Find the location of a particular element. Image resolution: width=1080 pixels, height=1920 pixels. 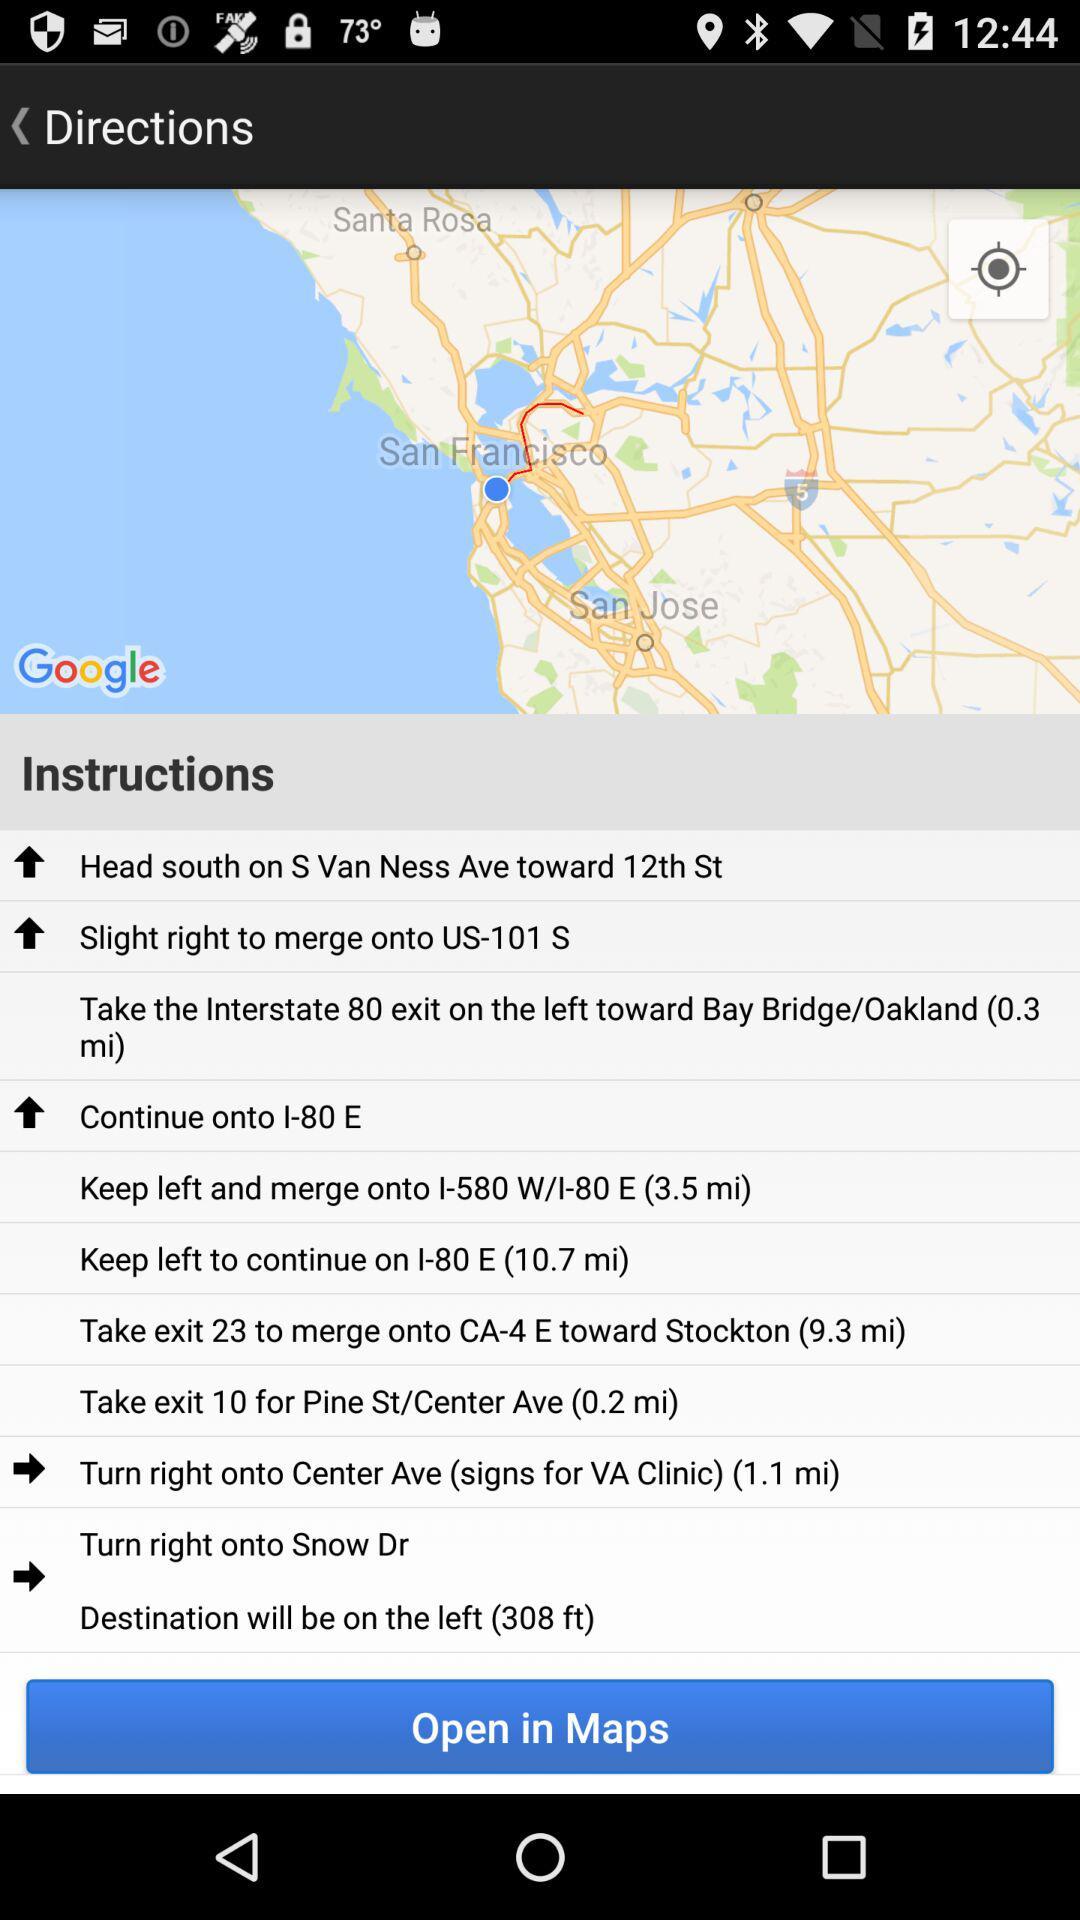

item below turn right onto icon is located at coordinates (540, 1725).